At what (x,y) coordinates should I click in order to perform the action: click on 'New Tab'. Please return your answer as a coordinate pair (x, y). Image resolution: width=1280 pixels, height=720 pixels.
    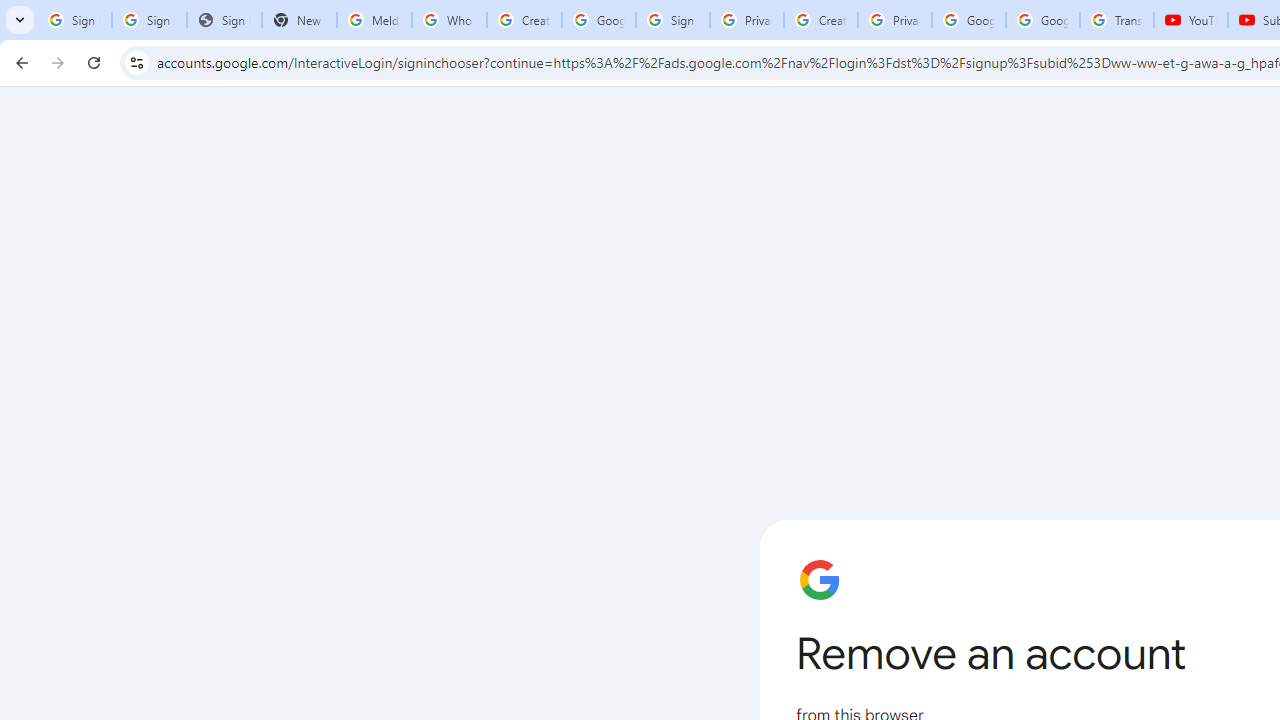
    Looking at the image, I should click on (298, 20).